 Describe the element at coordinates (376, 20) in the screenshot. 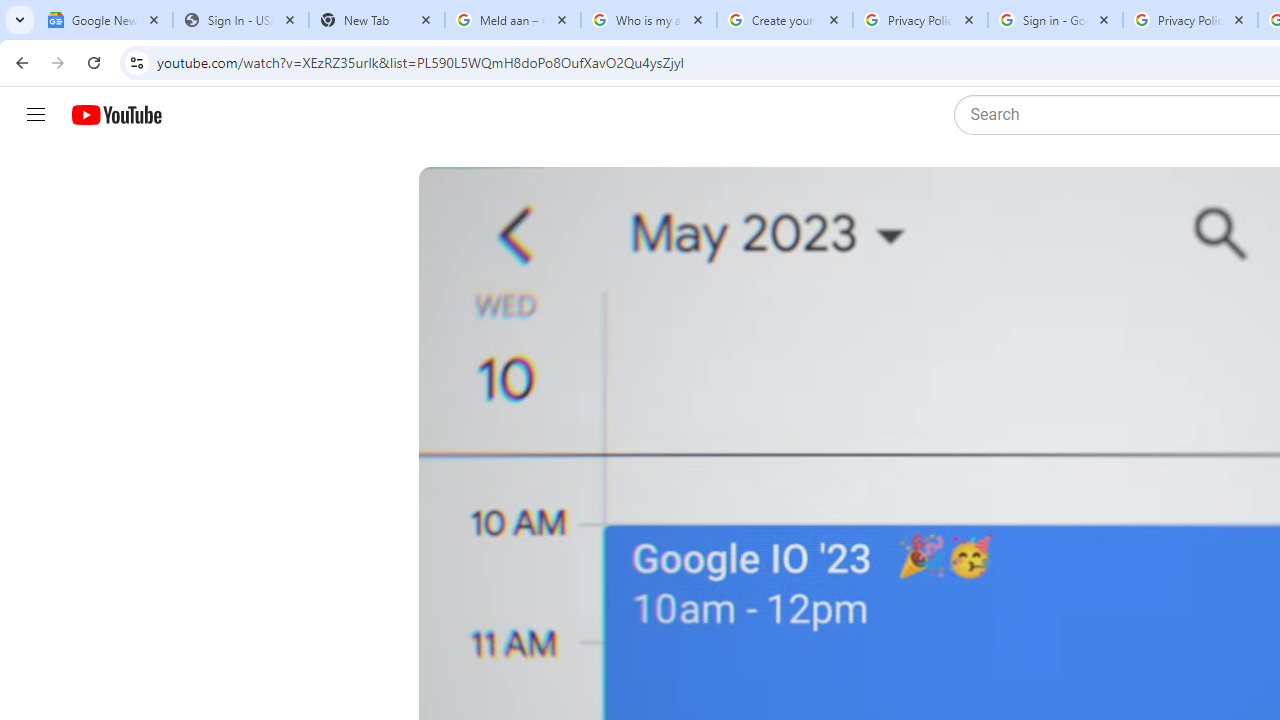

I see `'New Tab'` at that location.